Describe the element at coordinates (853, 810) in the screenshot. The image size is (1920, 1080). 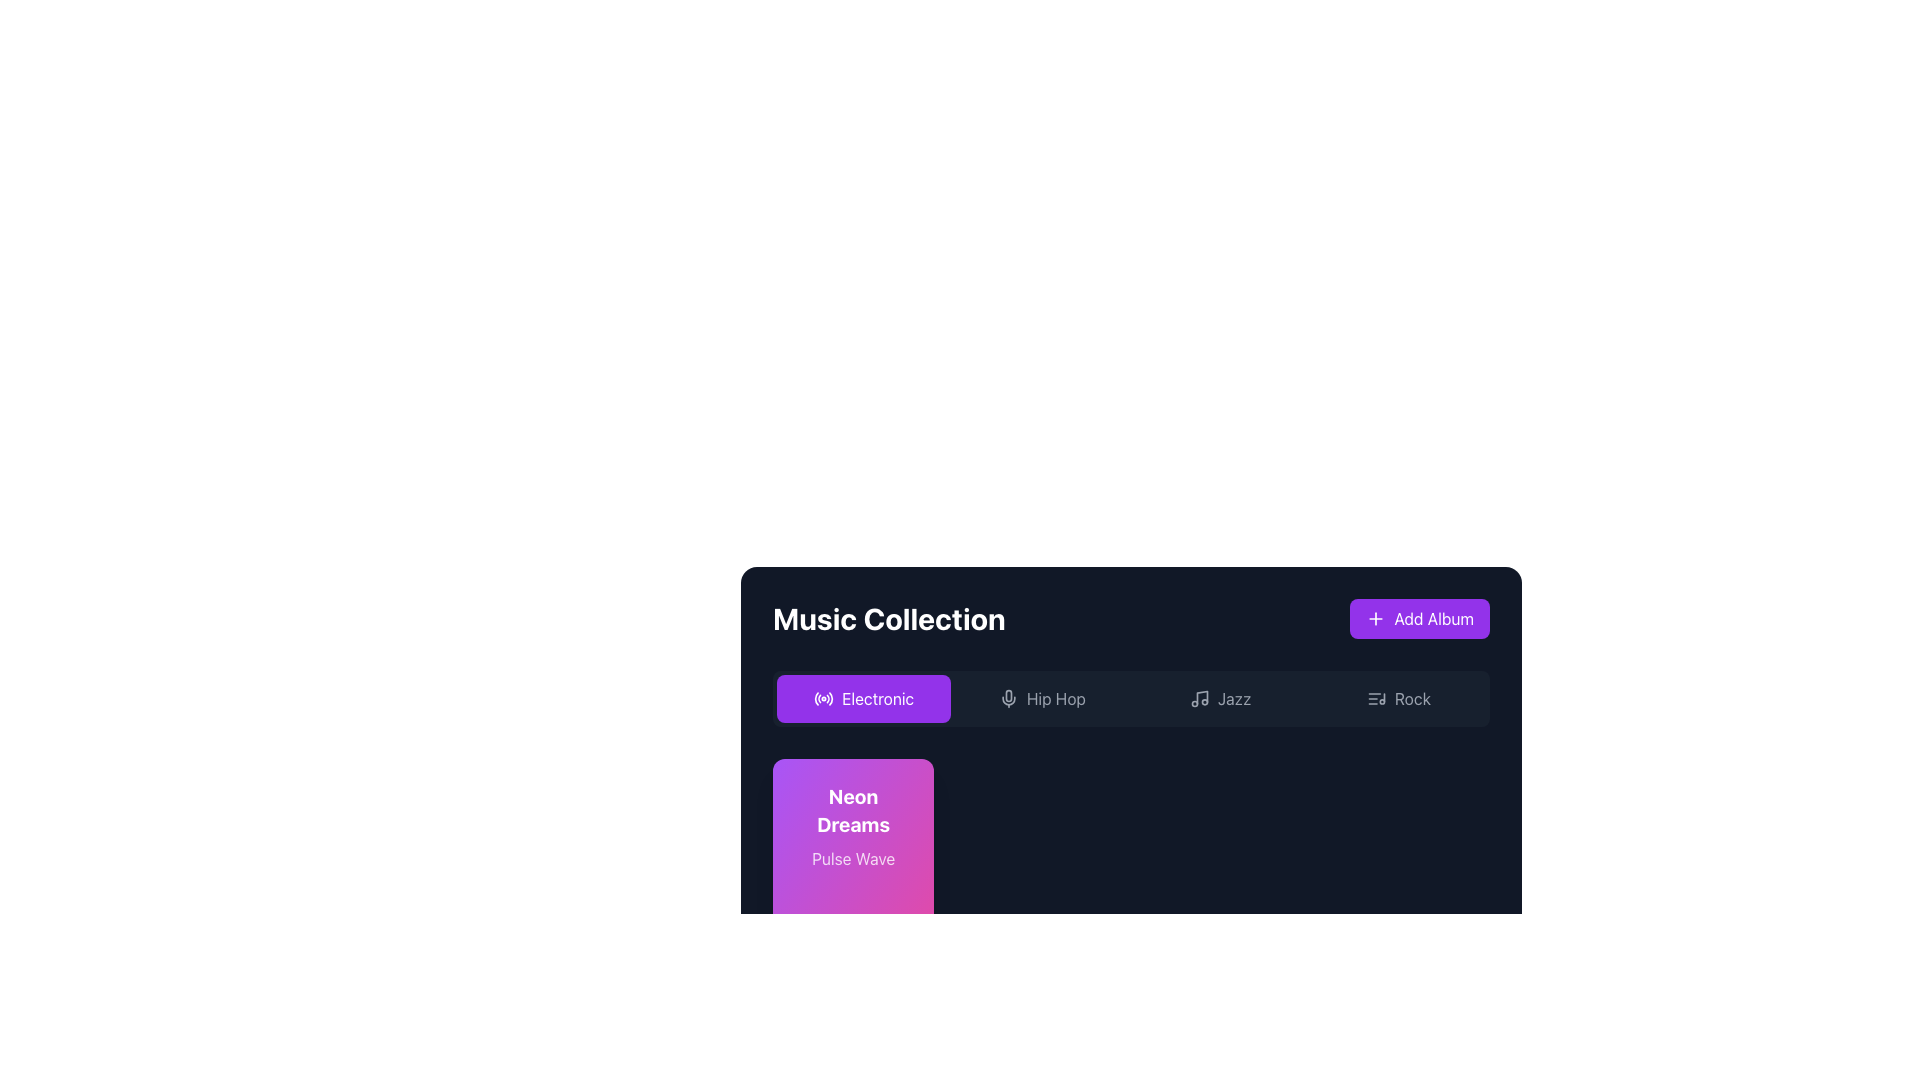
I see `the text label displaying the title of an item in the Music Collection section, which is positioned above 'Pulse Wave' and has a gradient background` at that location.